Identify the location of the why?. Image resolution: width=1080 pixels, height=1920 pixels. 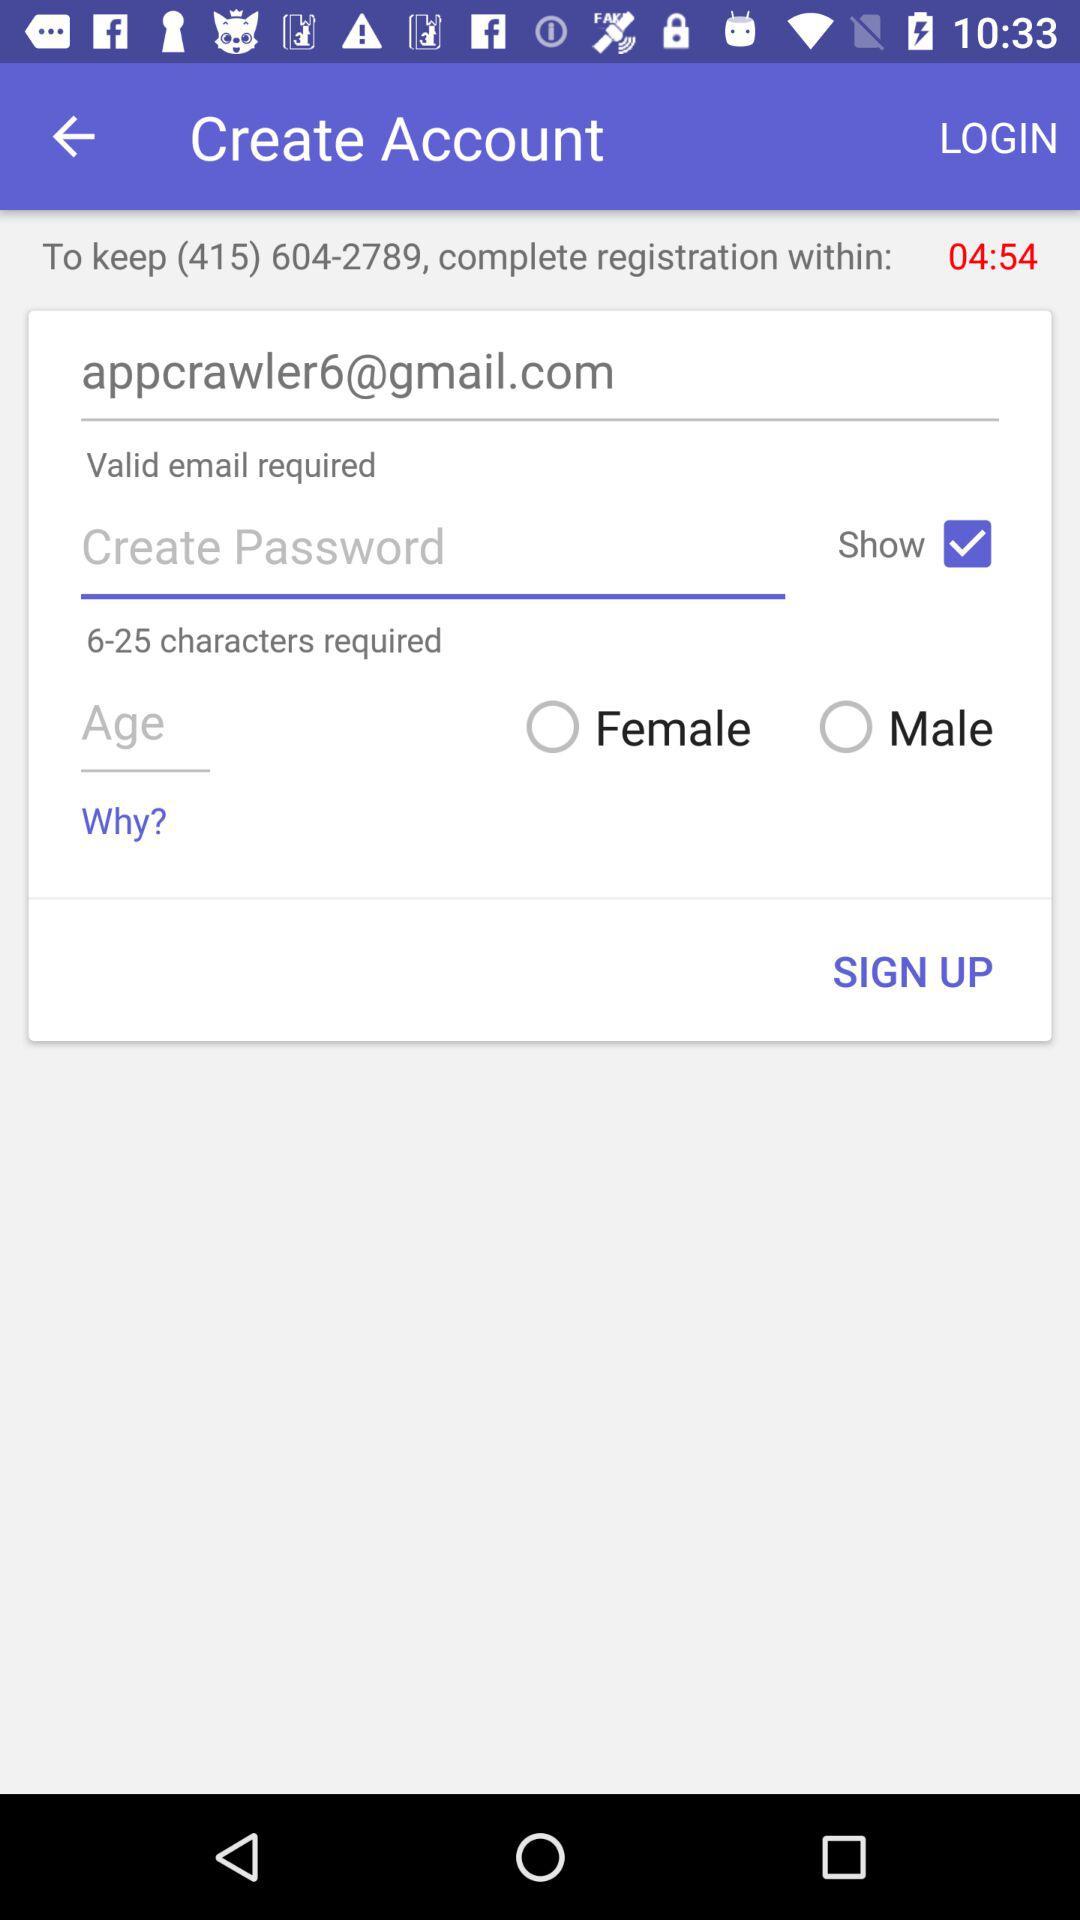
(124, 820).